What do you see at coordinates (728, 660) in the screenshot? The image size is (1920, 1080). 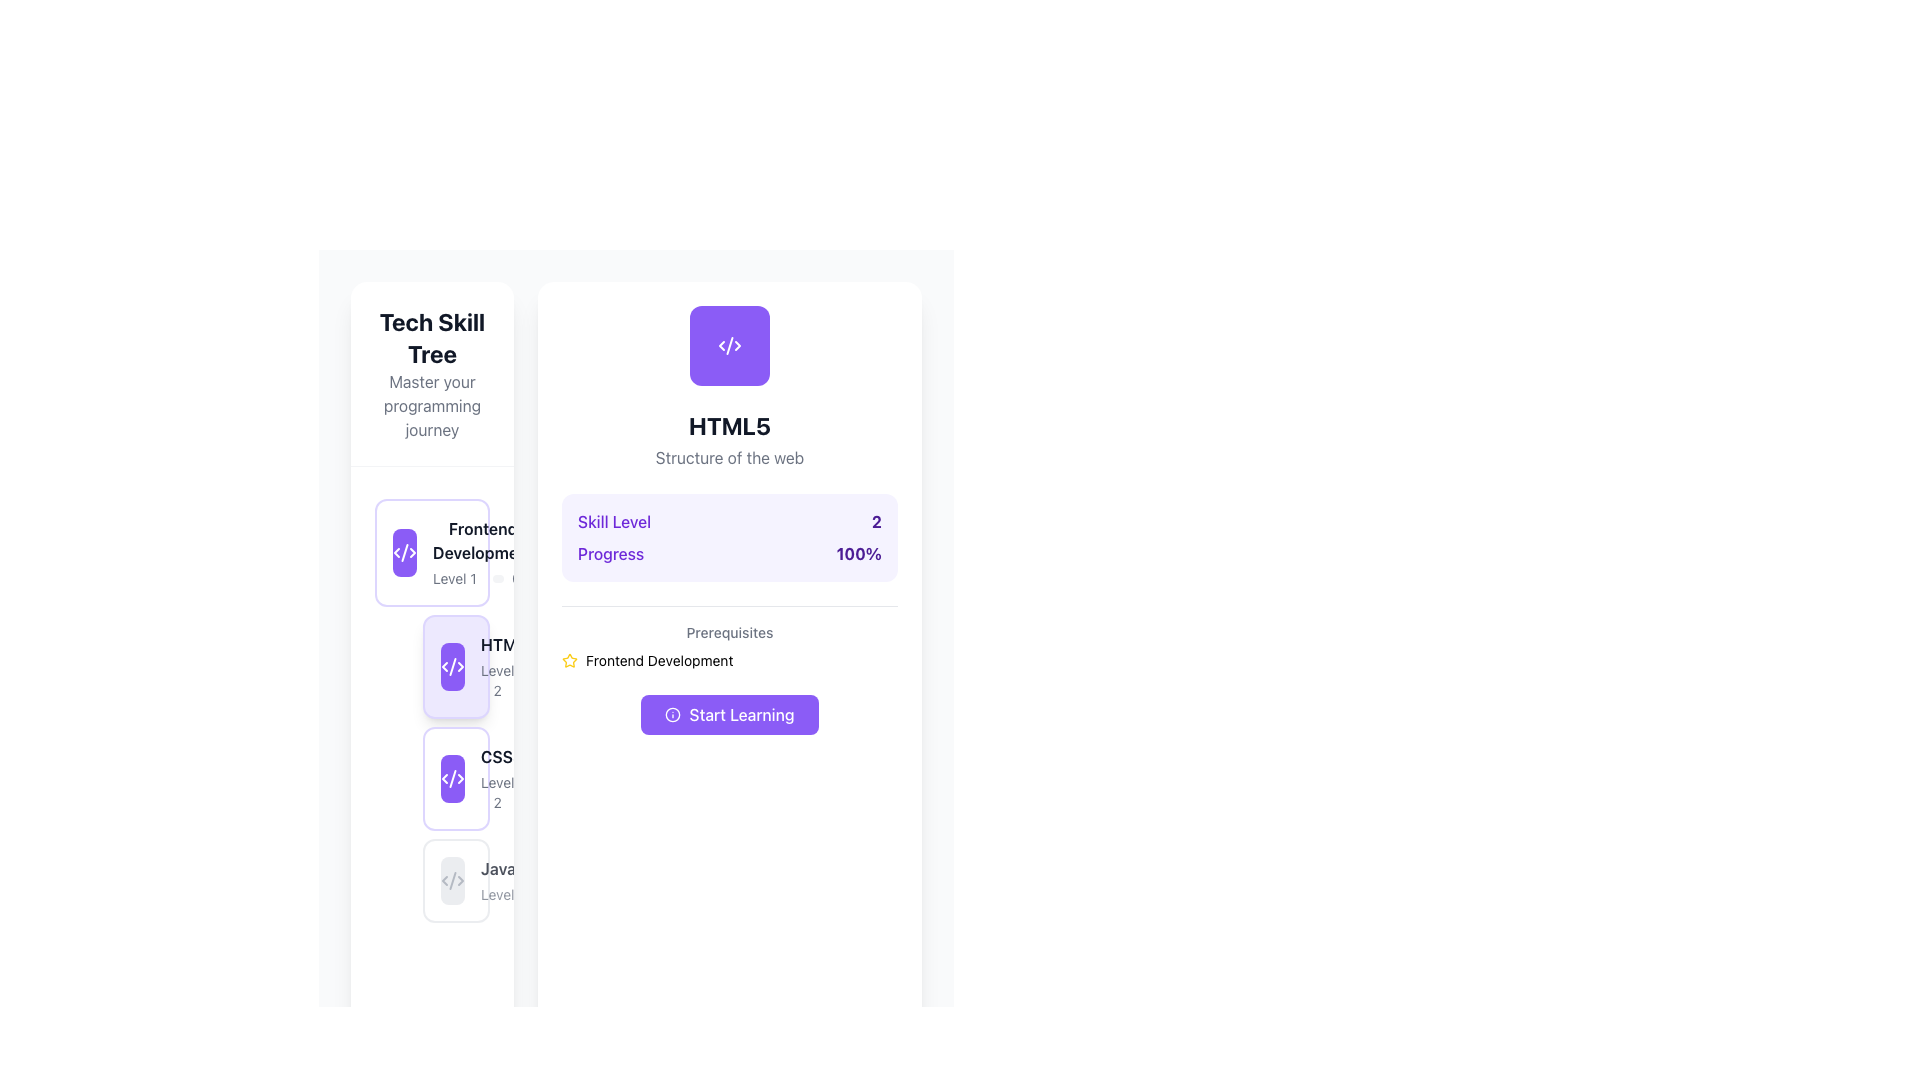 I see `text of the 'Frontend Development' prerequisite label located in the prerequisites section of the HTML5 skill description card, positioned above the 'Start Learning' button` at bounding box center [728, 660].